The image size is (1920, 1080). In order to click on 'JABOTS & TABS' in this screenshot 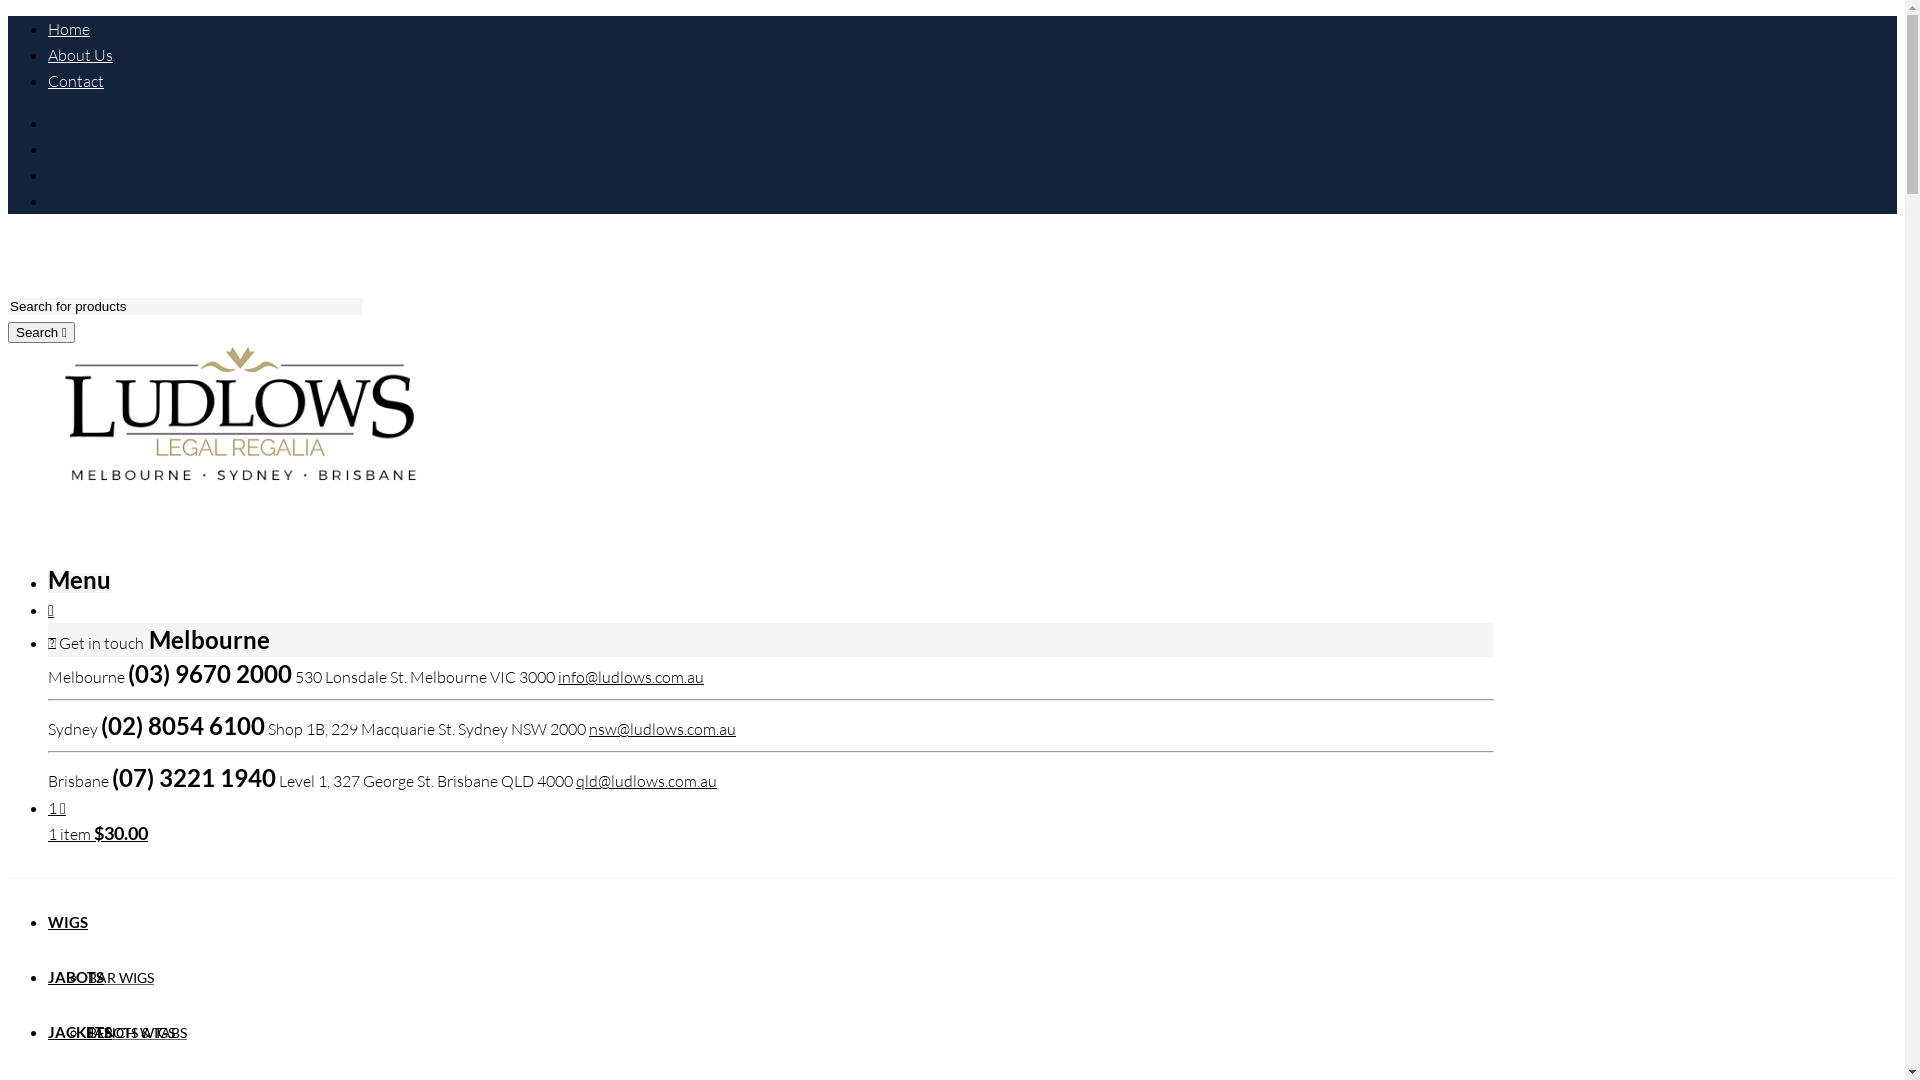, I will do `click(86, 1032)`.